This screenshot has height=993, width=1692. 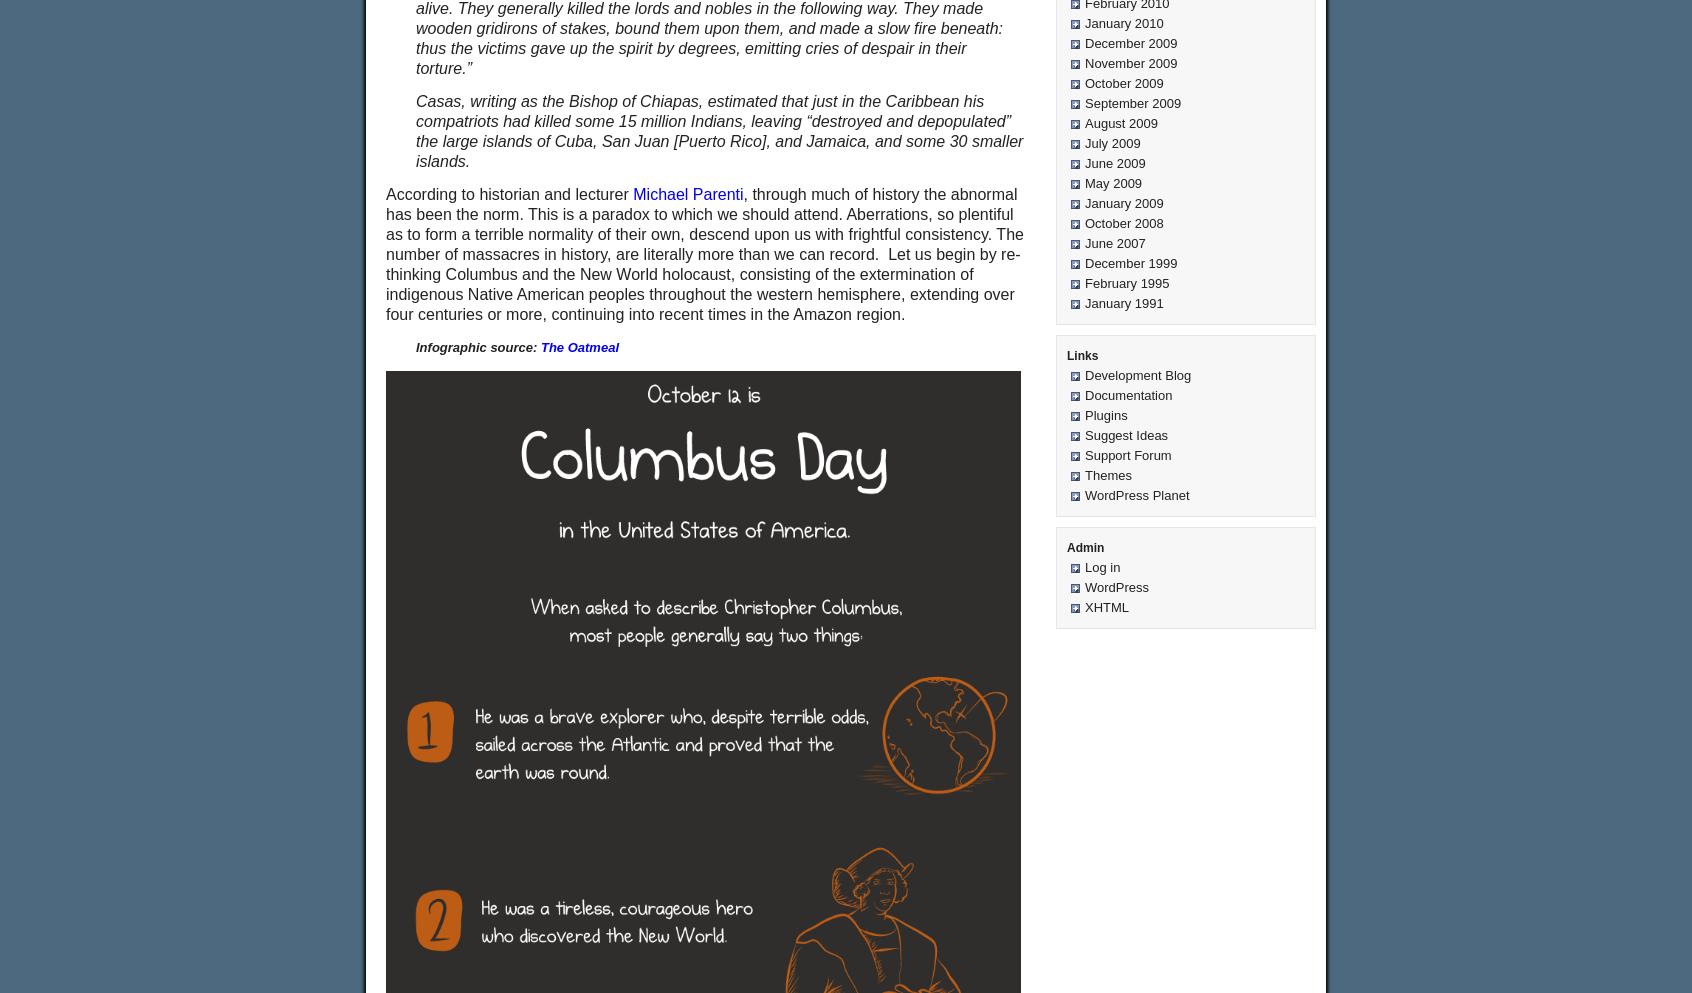 What do you see at coordinates (1131, 102) in the screenshot?
I see `'September 2009'` at bounding box center [1131, 102].